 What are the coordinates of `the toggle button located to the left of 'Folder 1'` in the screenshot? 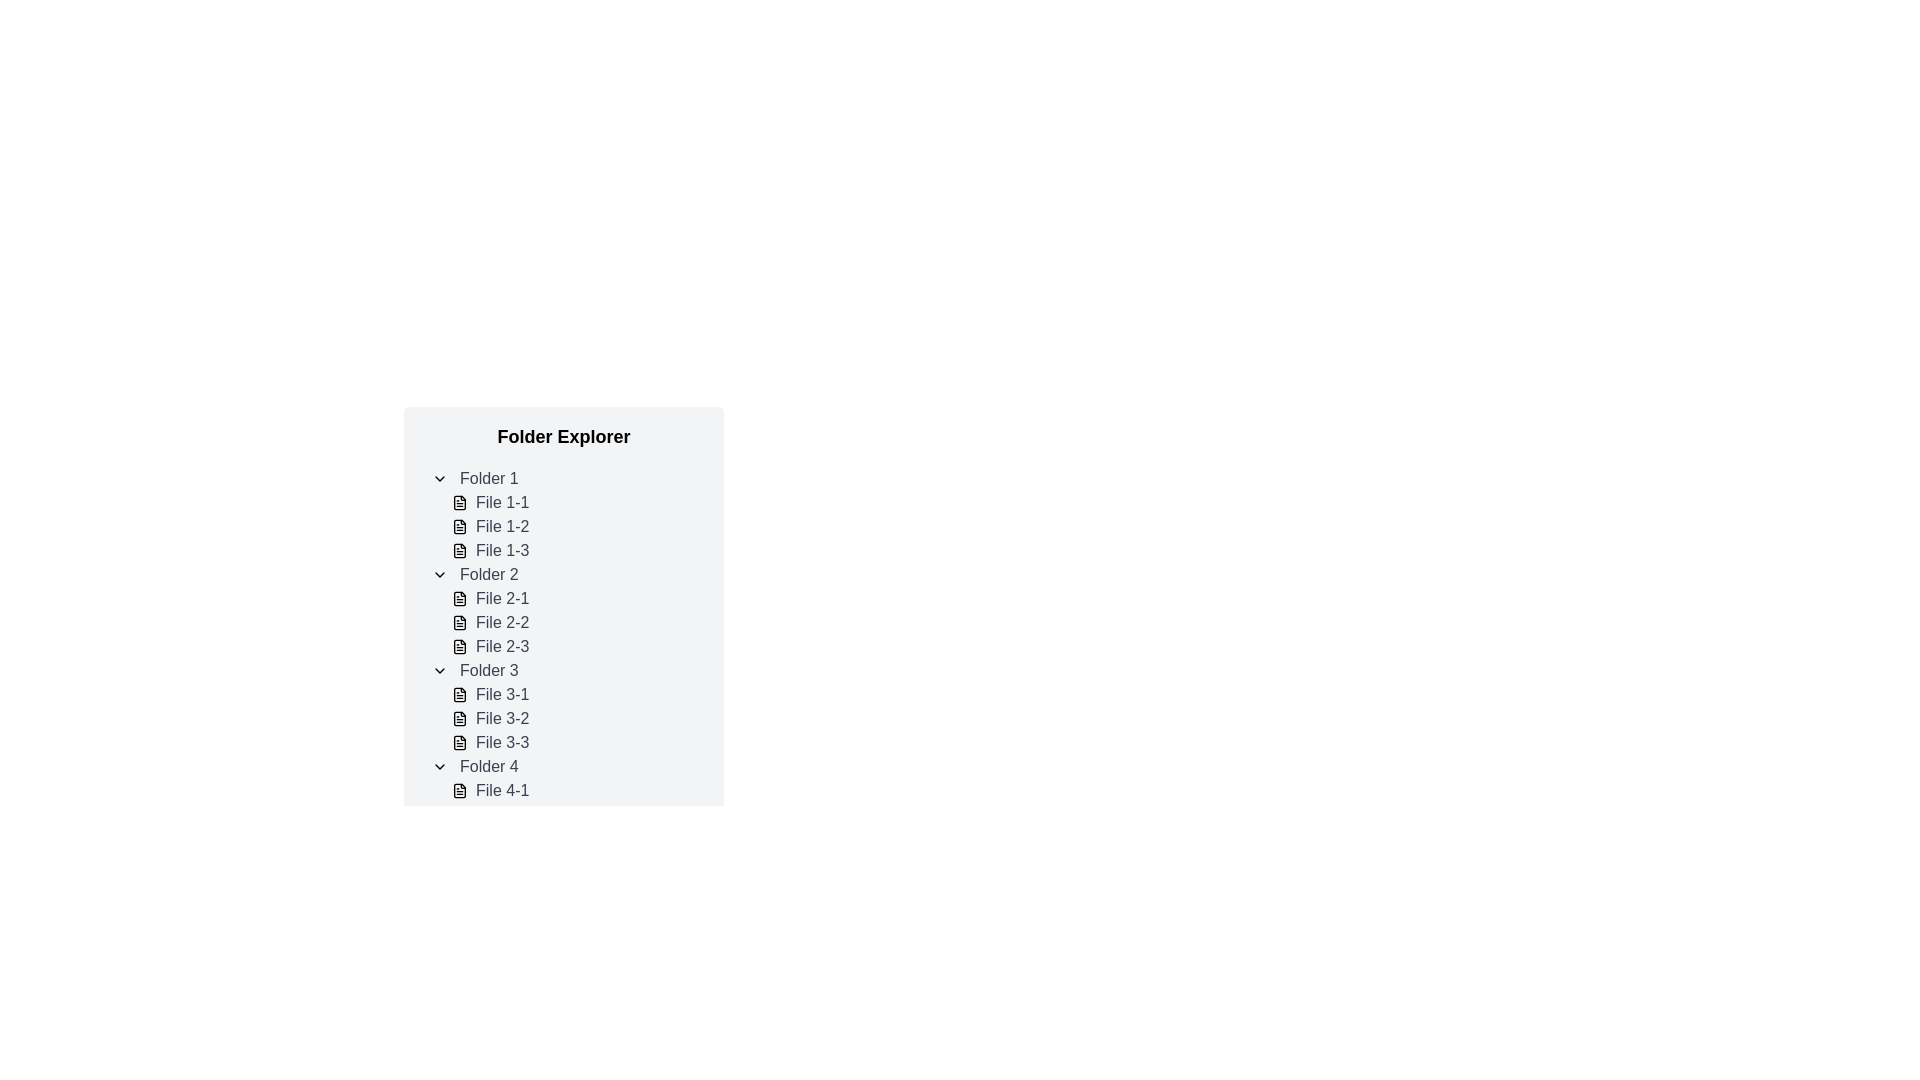 It's located at (439, 478).